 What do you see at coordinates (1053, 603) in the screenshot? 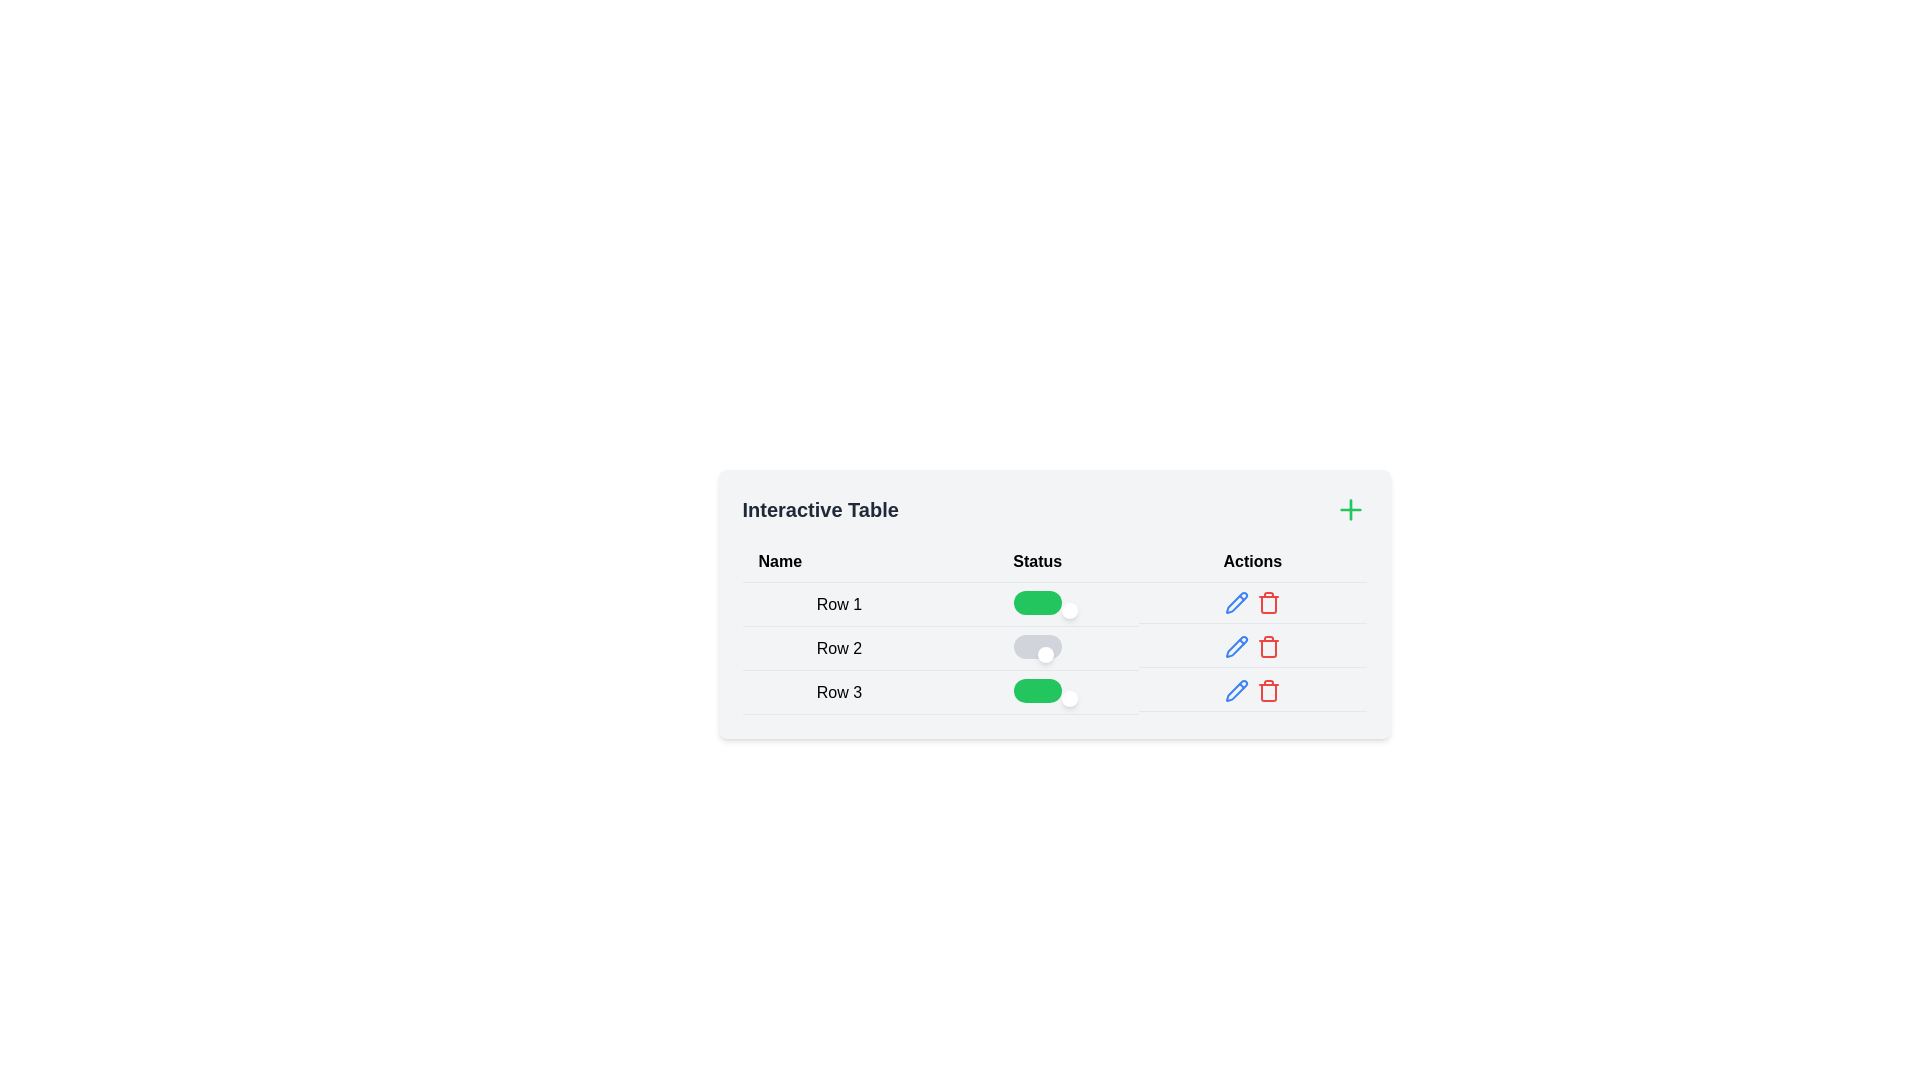
I see `the toggle switch in the first row of the table under the 'Status' column` at bounding box center [1053, 603].